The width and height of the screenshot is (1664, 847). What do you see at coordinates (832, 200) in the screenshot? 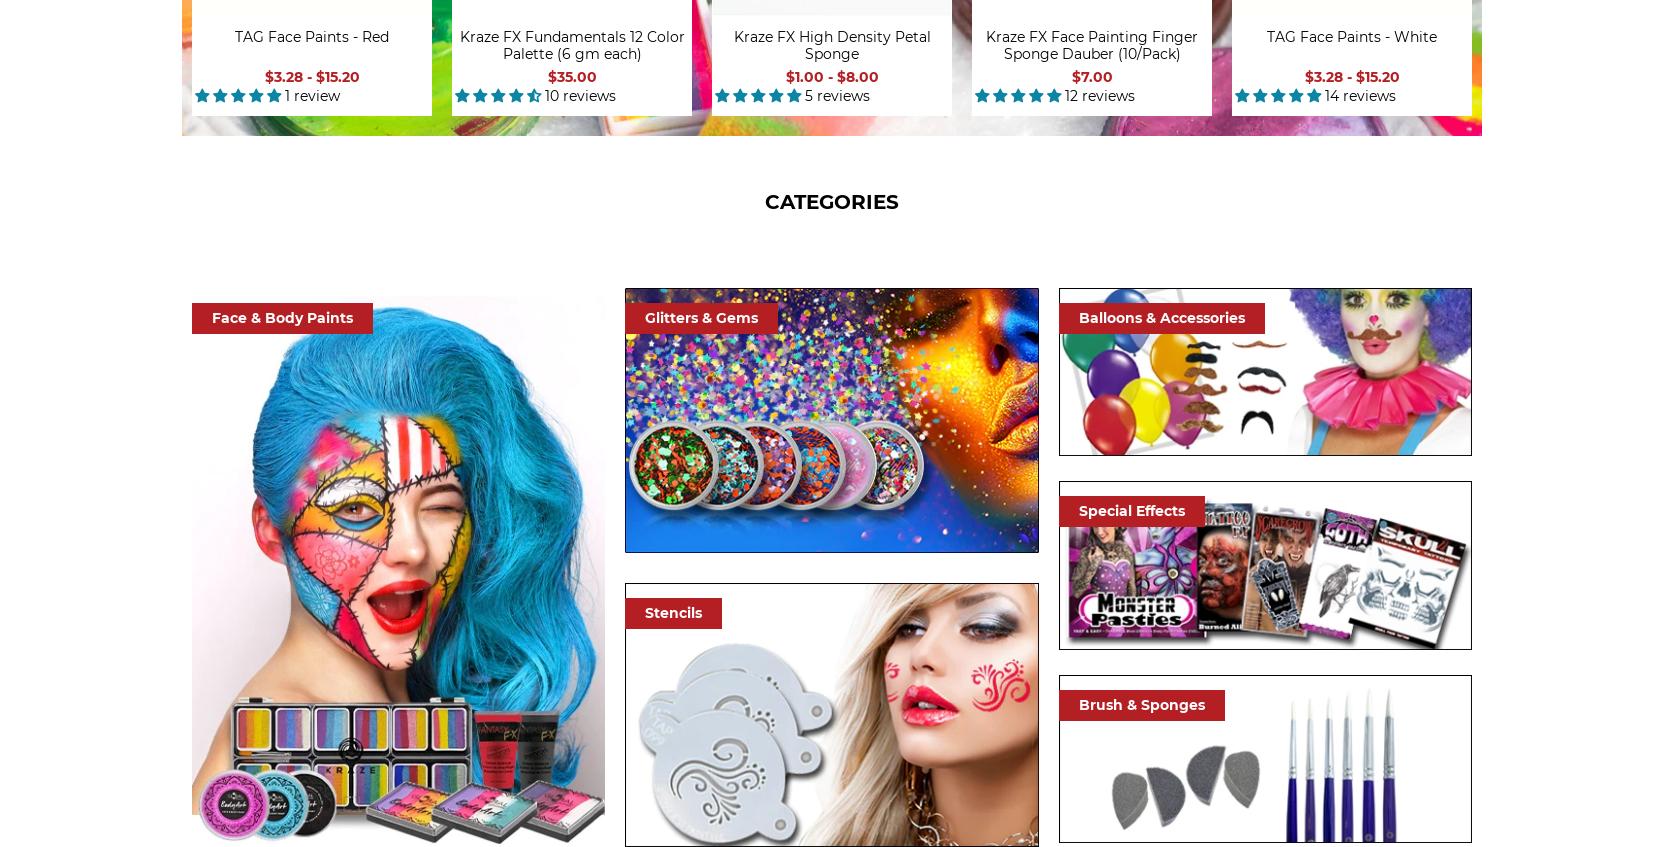
I see `'CATEGORIES'` at bounding box center [832, 200].